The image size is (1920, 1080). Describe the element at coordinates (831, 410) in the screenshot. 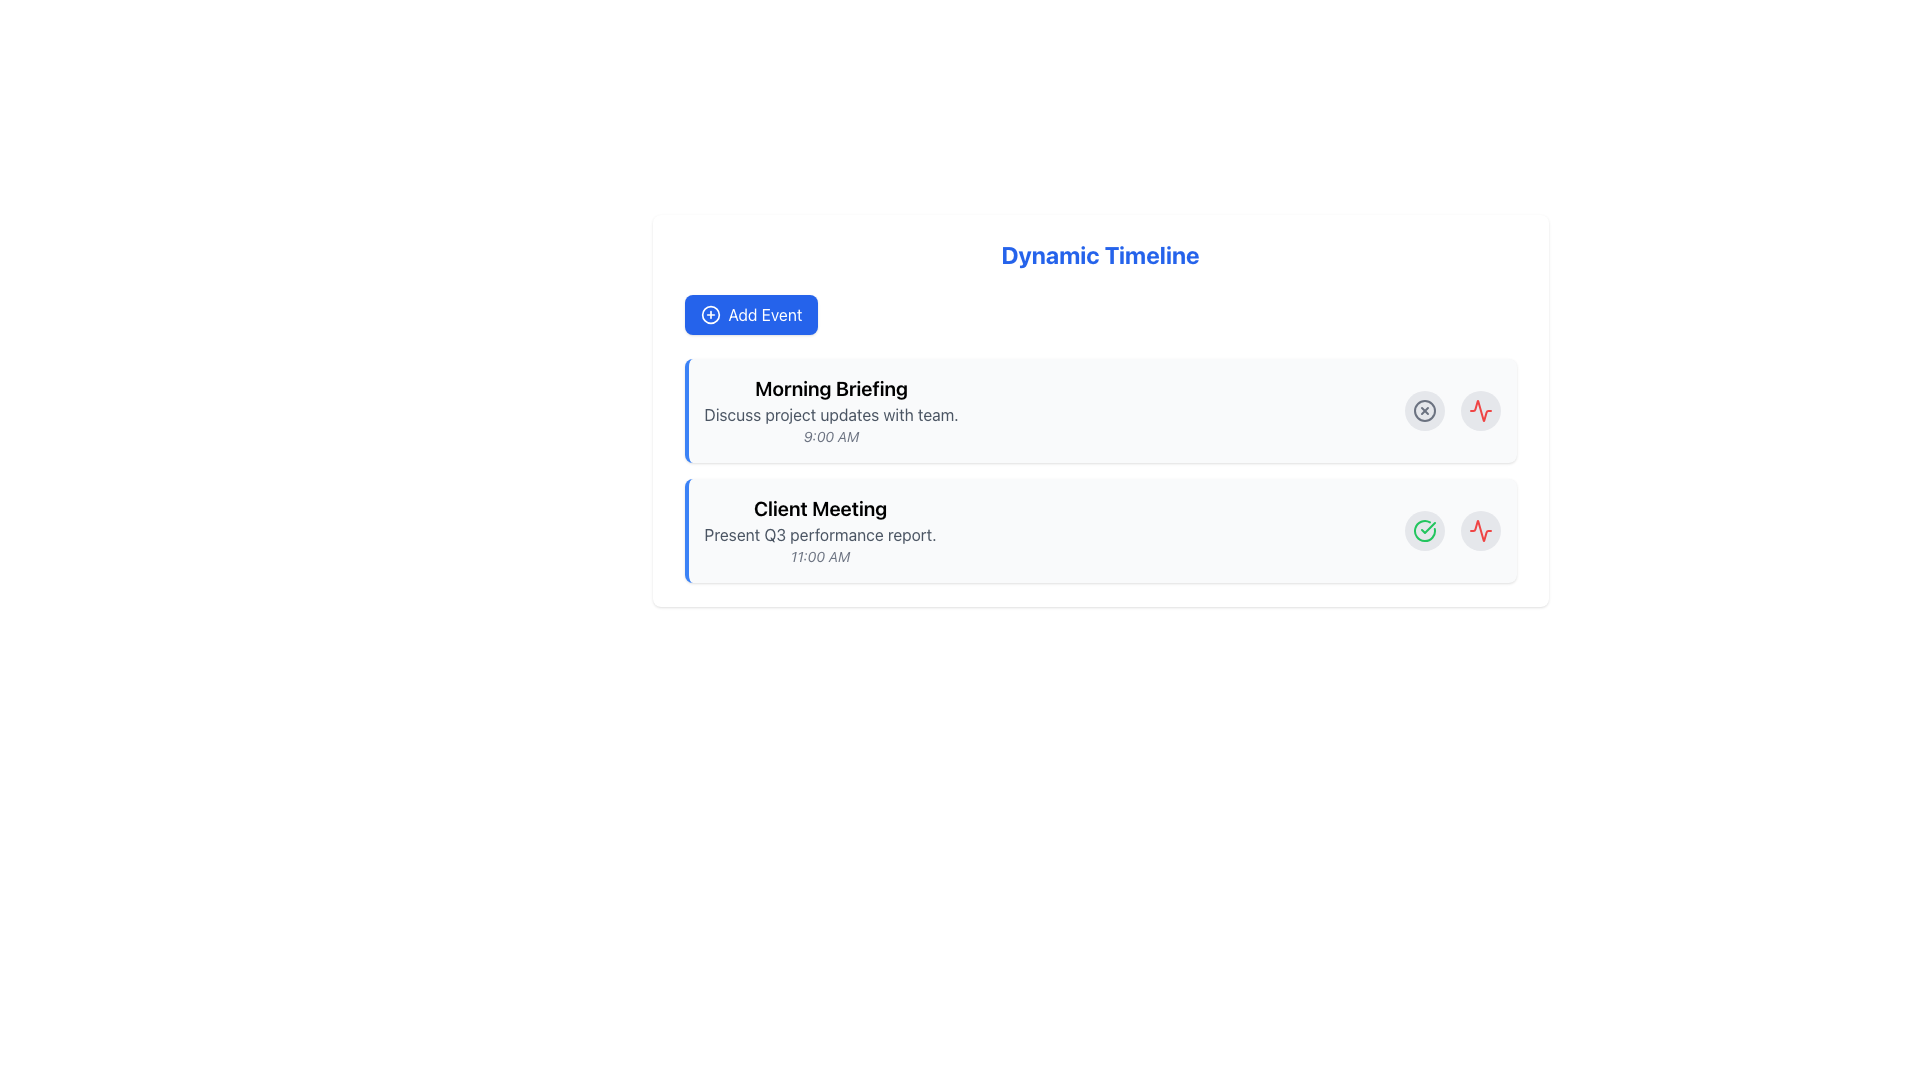

I see `the textual item indicating the event titled 'Morning Briefing' with the details 'Discuss project updates with team.' and the scheduled time '9:00 AM'` at that location.